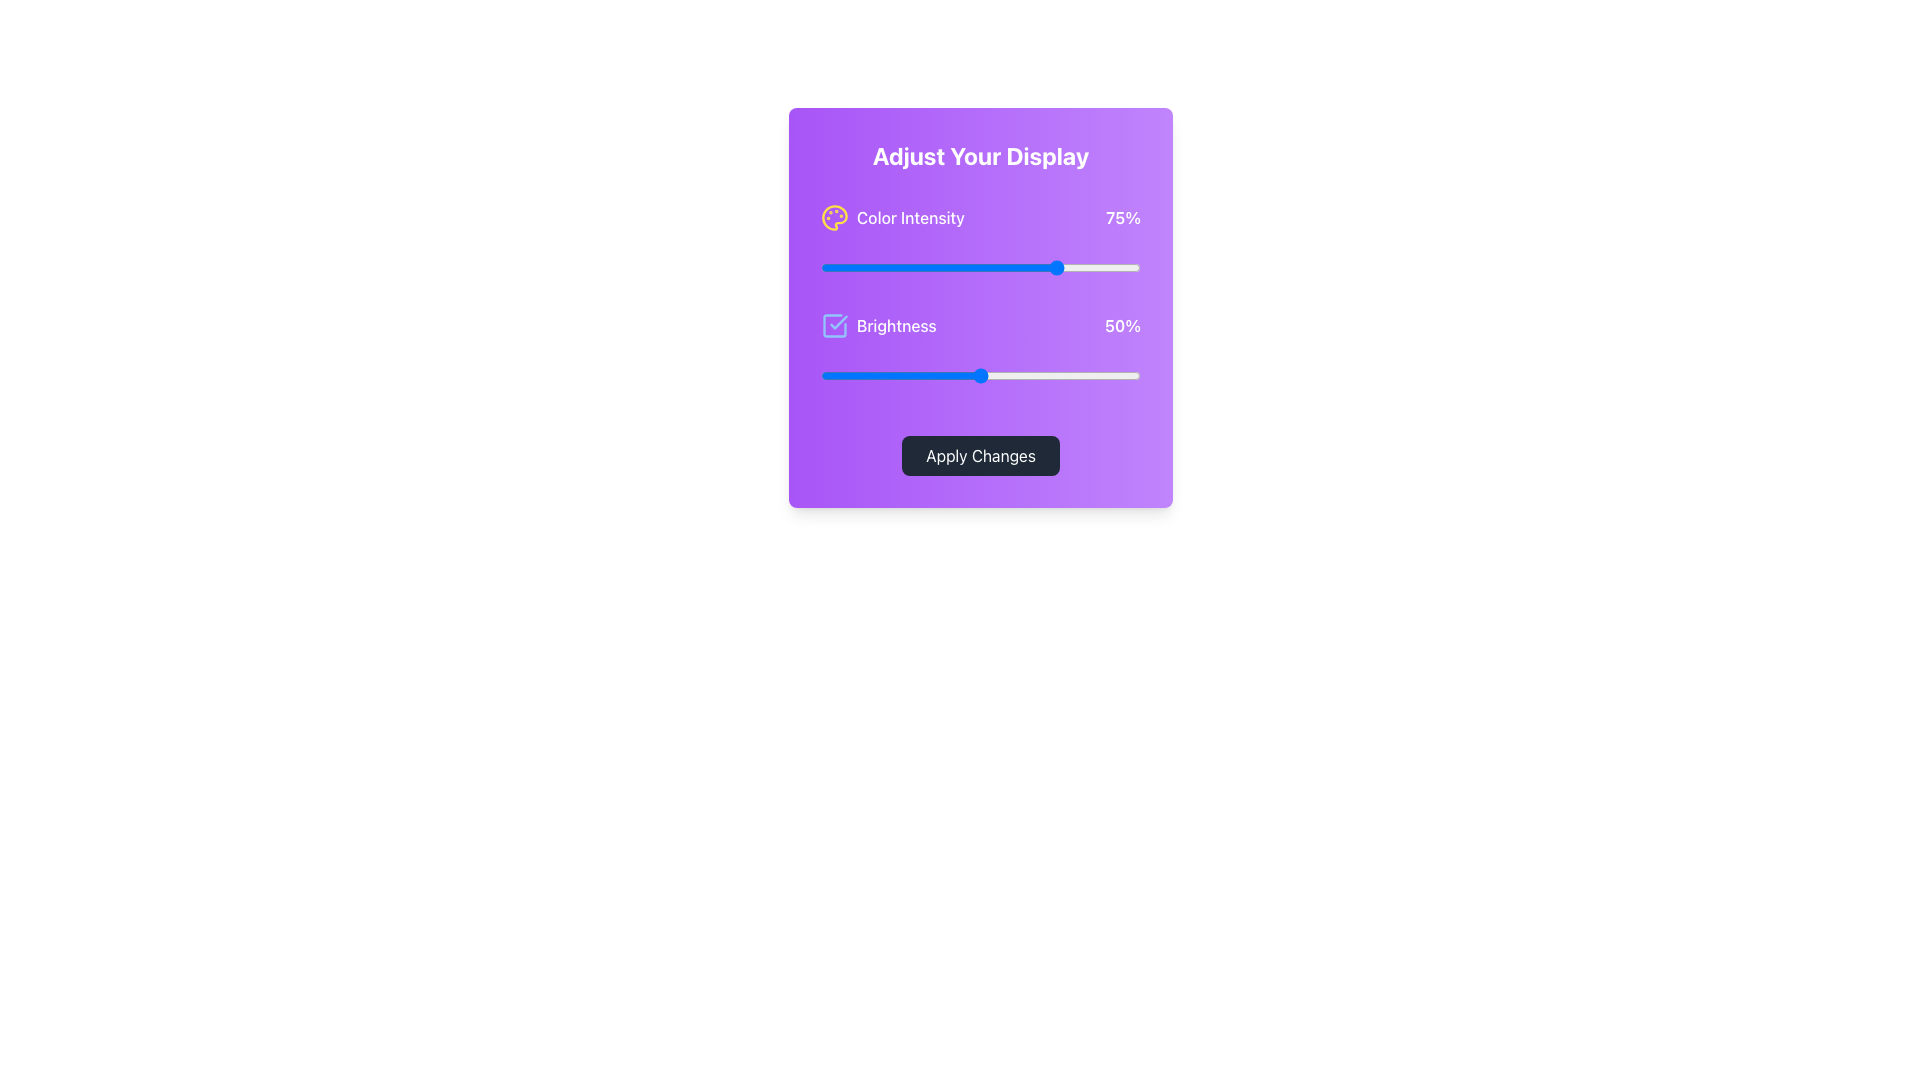 Image resolution: width=1920 pixels, height=1080 pixels. I want to click on the Brightness slider, so click(875, 375).